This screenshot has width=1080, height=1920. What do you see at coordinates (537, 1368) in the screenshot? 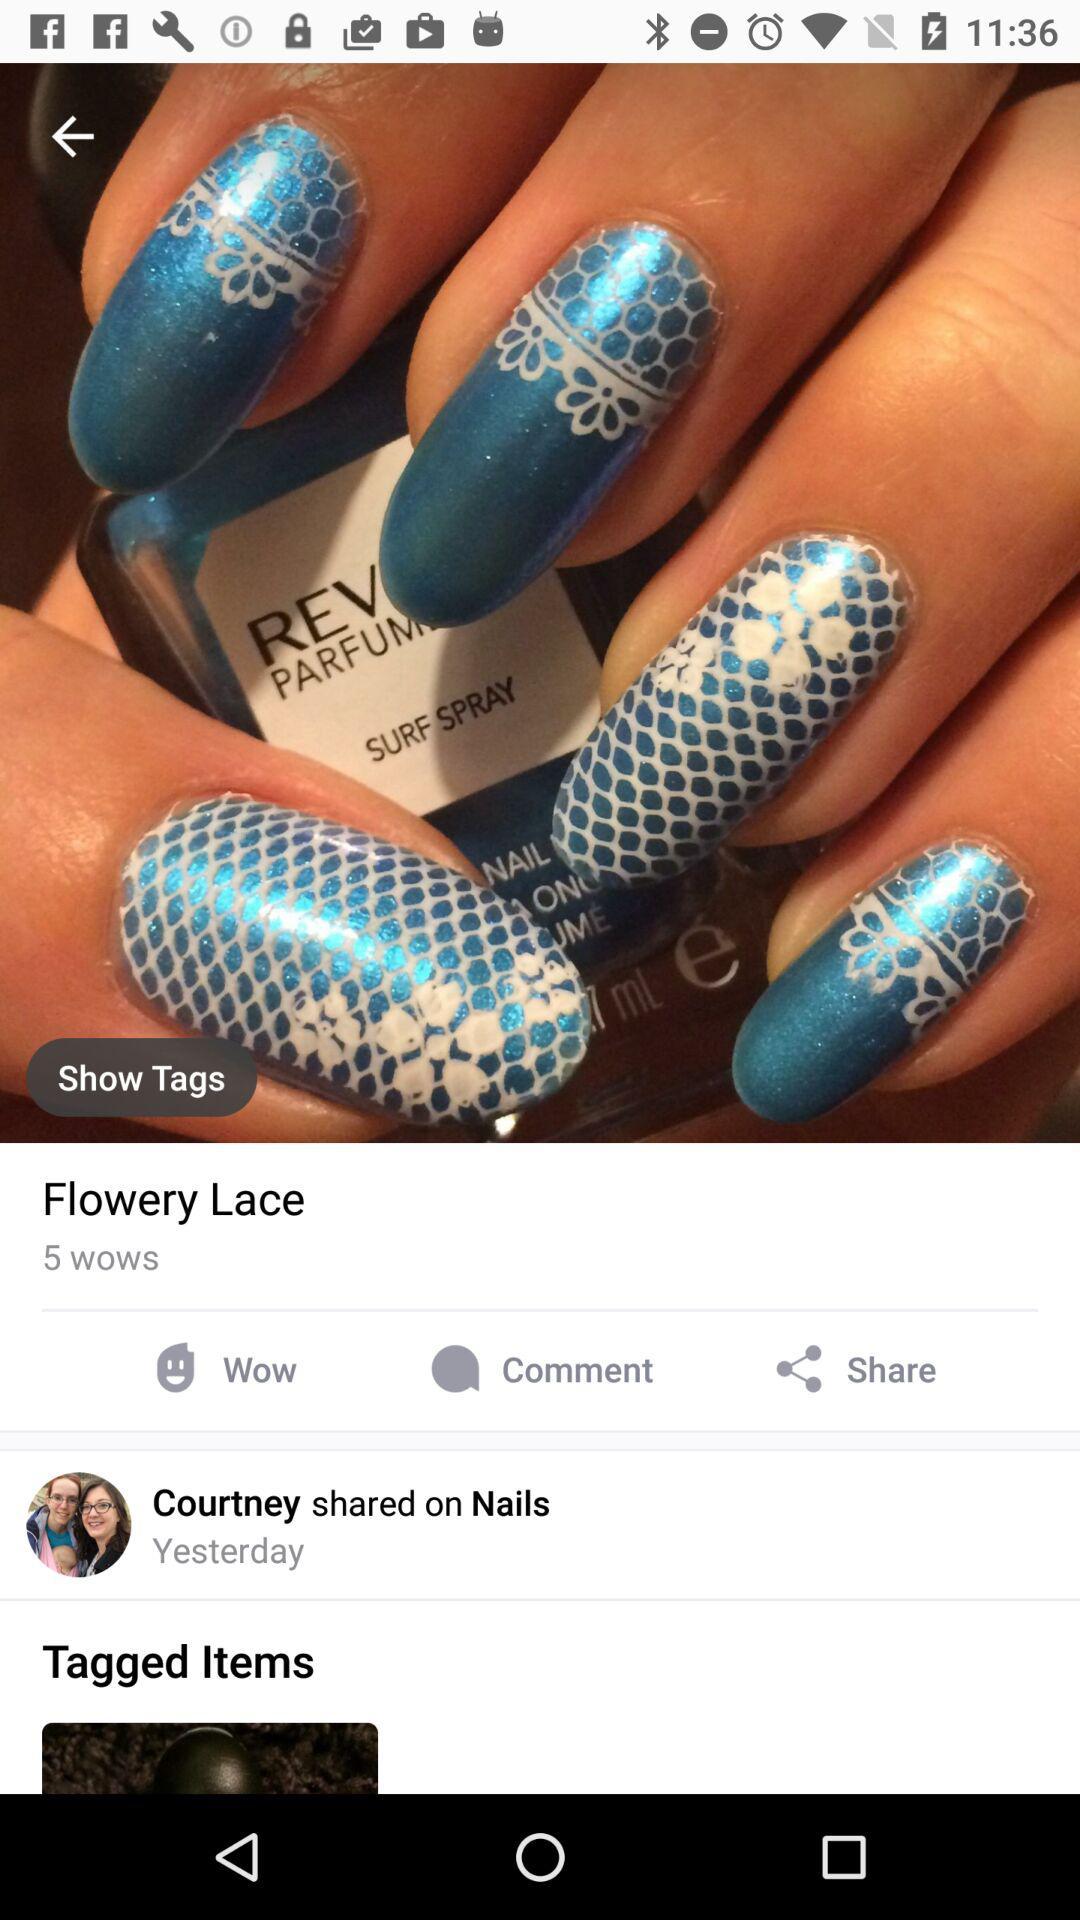
I see `item to the left of share` at bounding box center [537, 1368].